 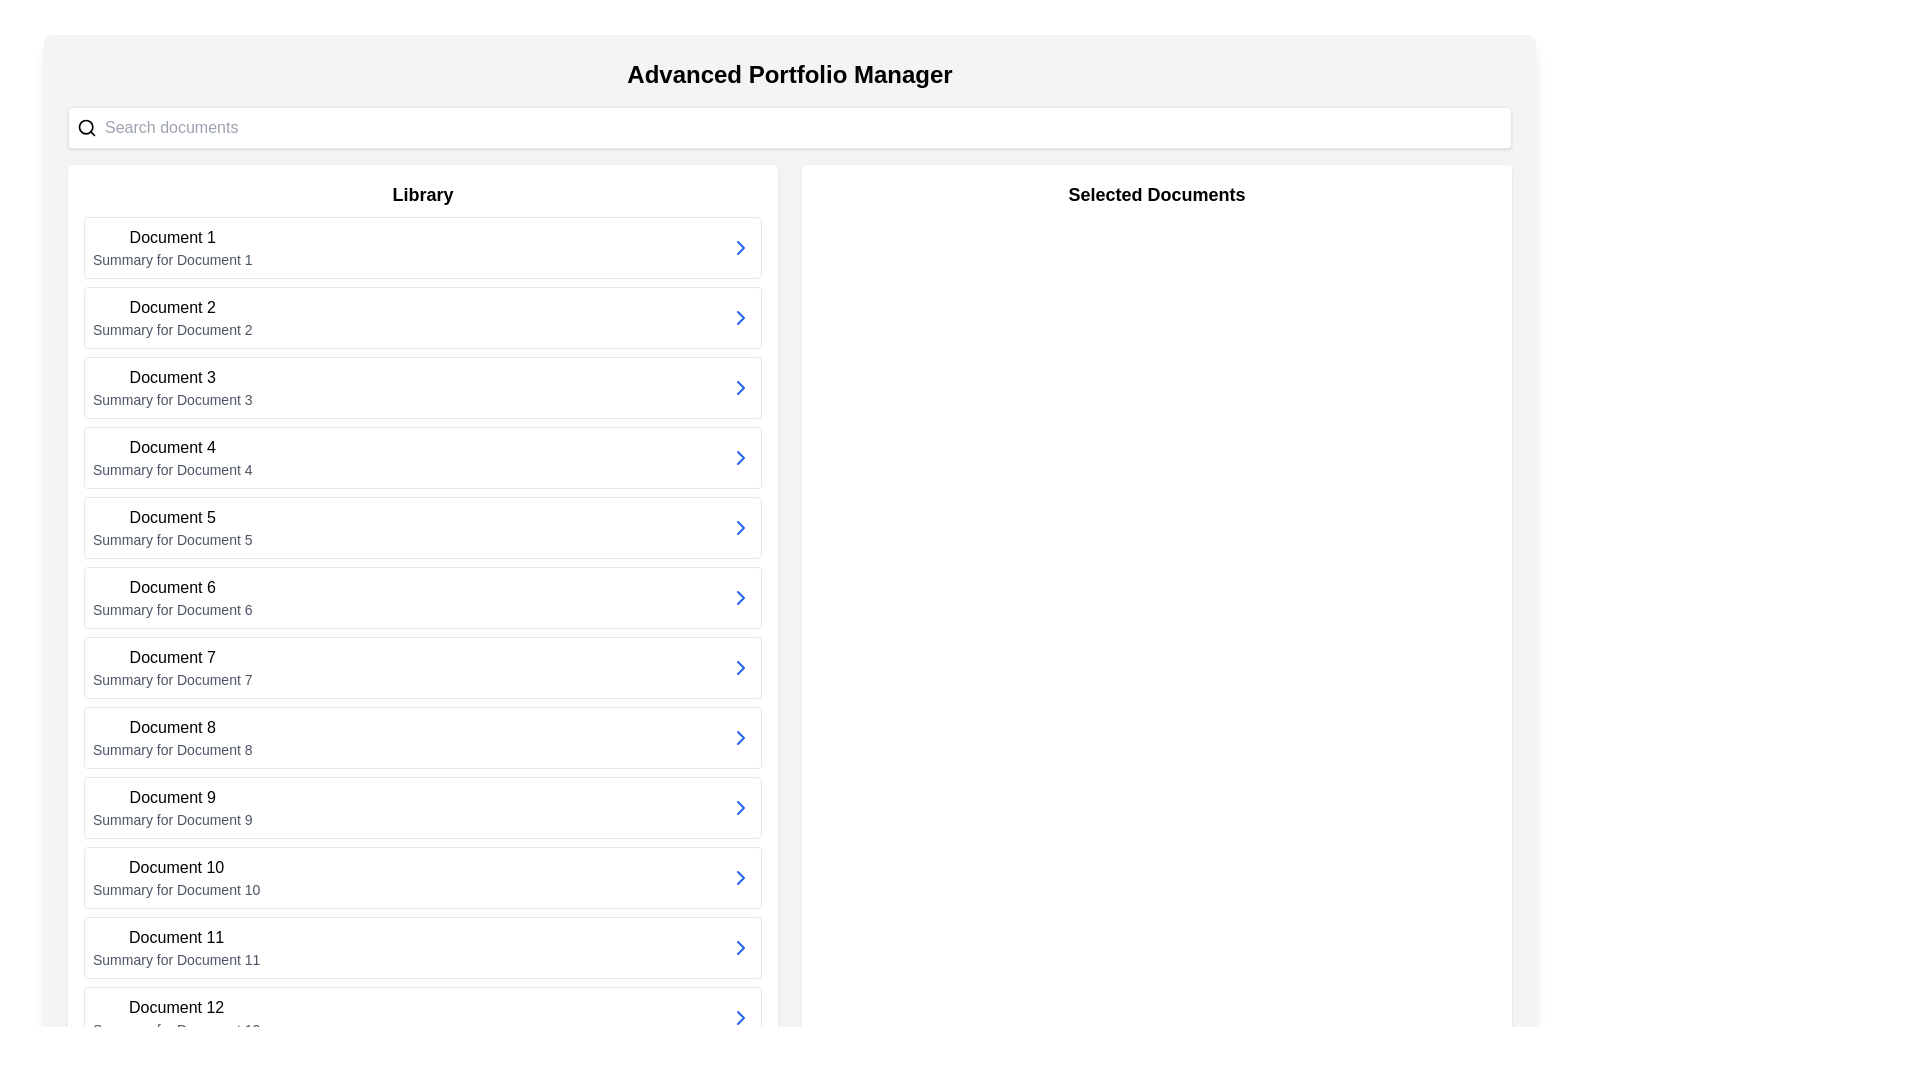 I want to click on the Chevron-Right icon, so click(x=739, y=388).